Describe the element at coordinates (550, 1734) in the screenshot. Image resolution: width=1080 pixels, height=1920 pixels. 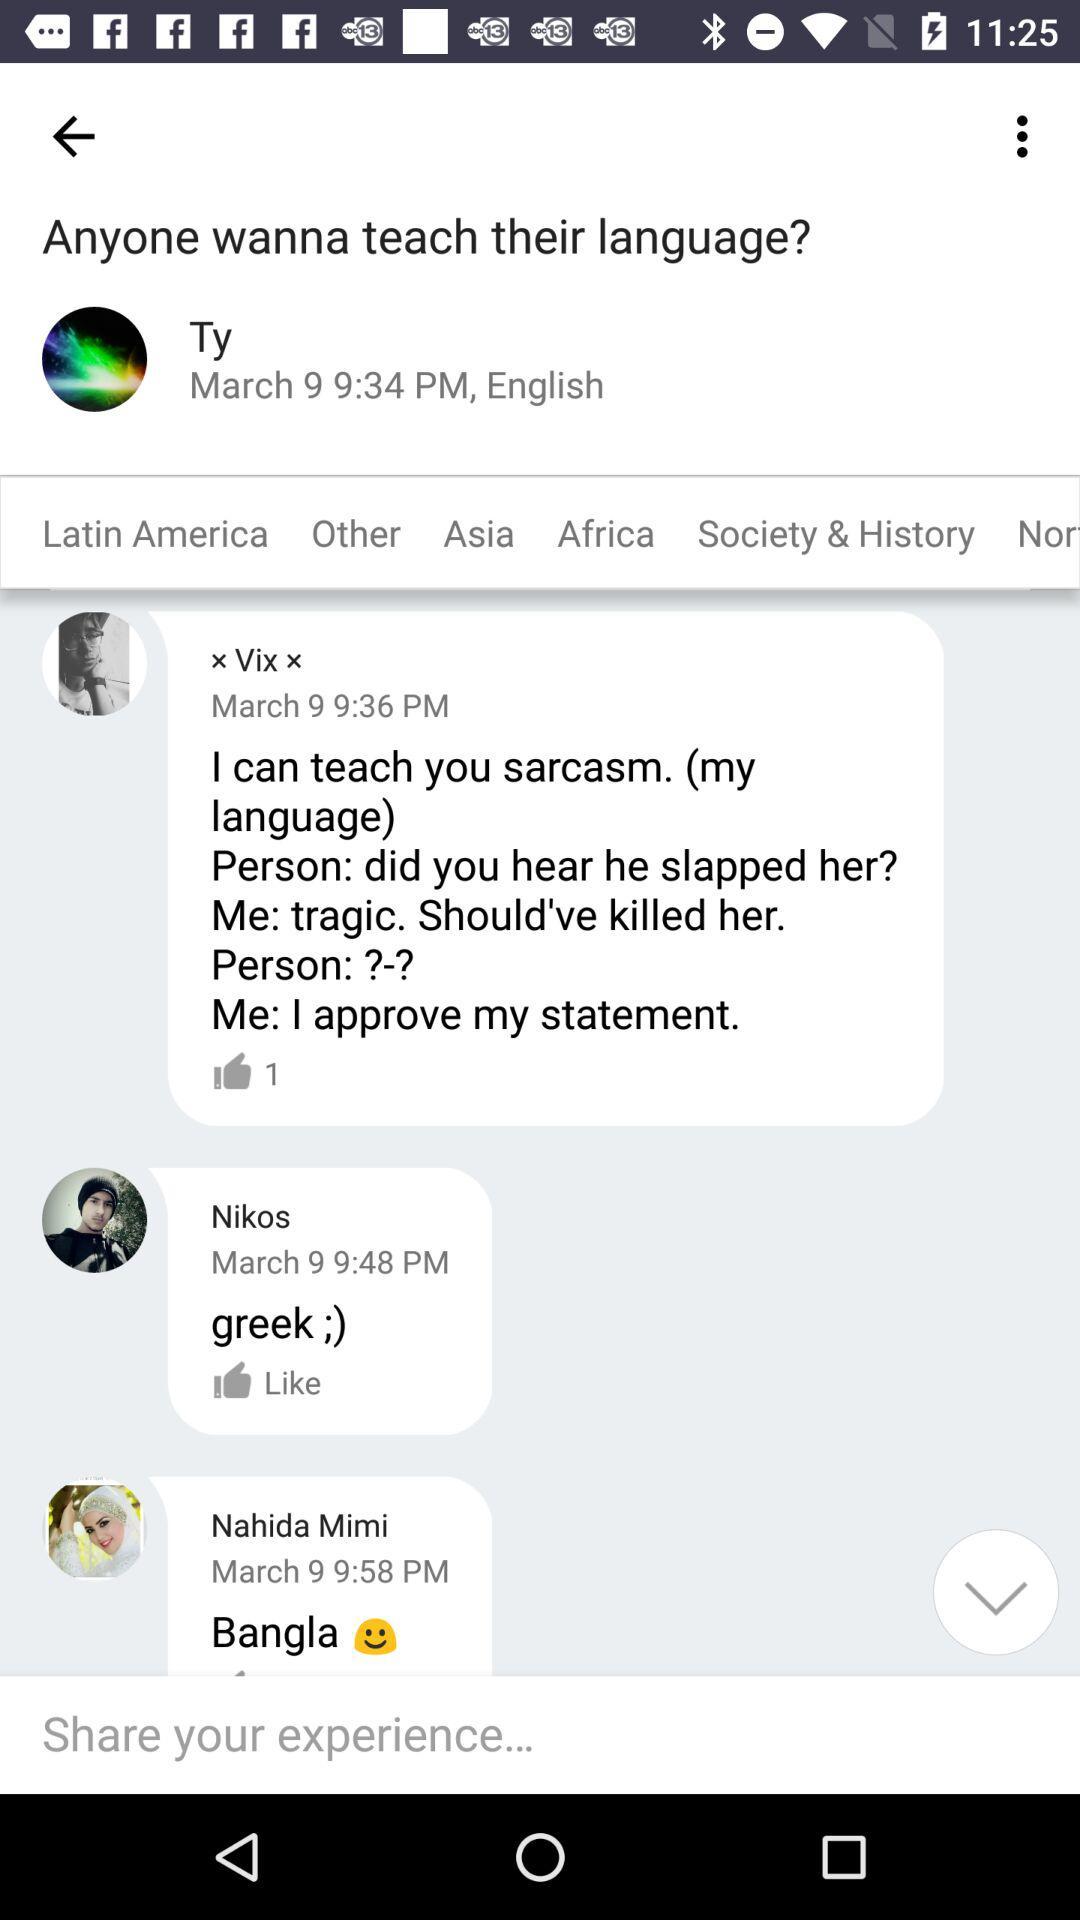
I see `comment box` at that location.